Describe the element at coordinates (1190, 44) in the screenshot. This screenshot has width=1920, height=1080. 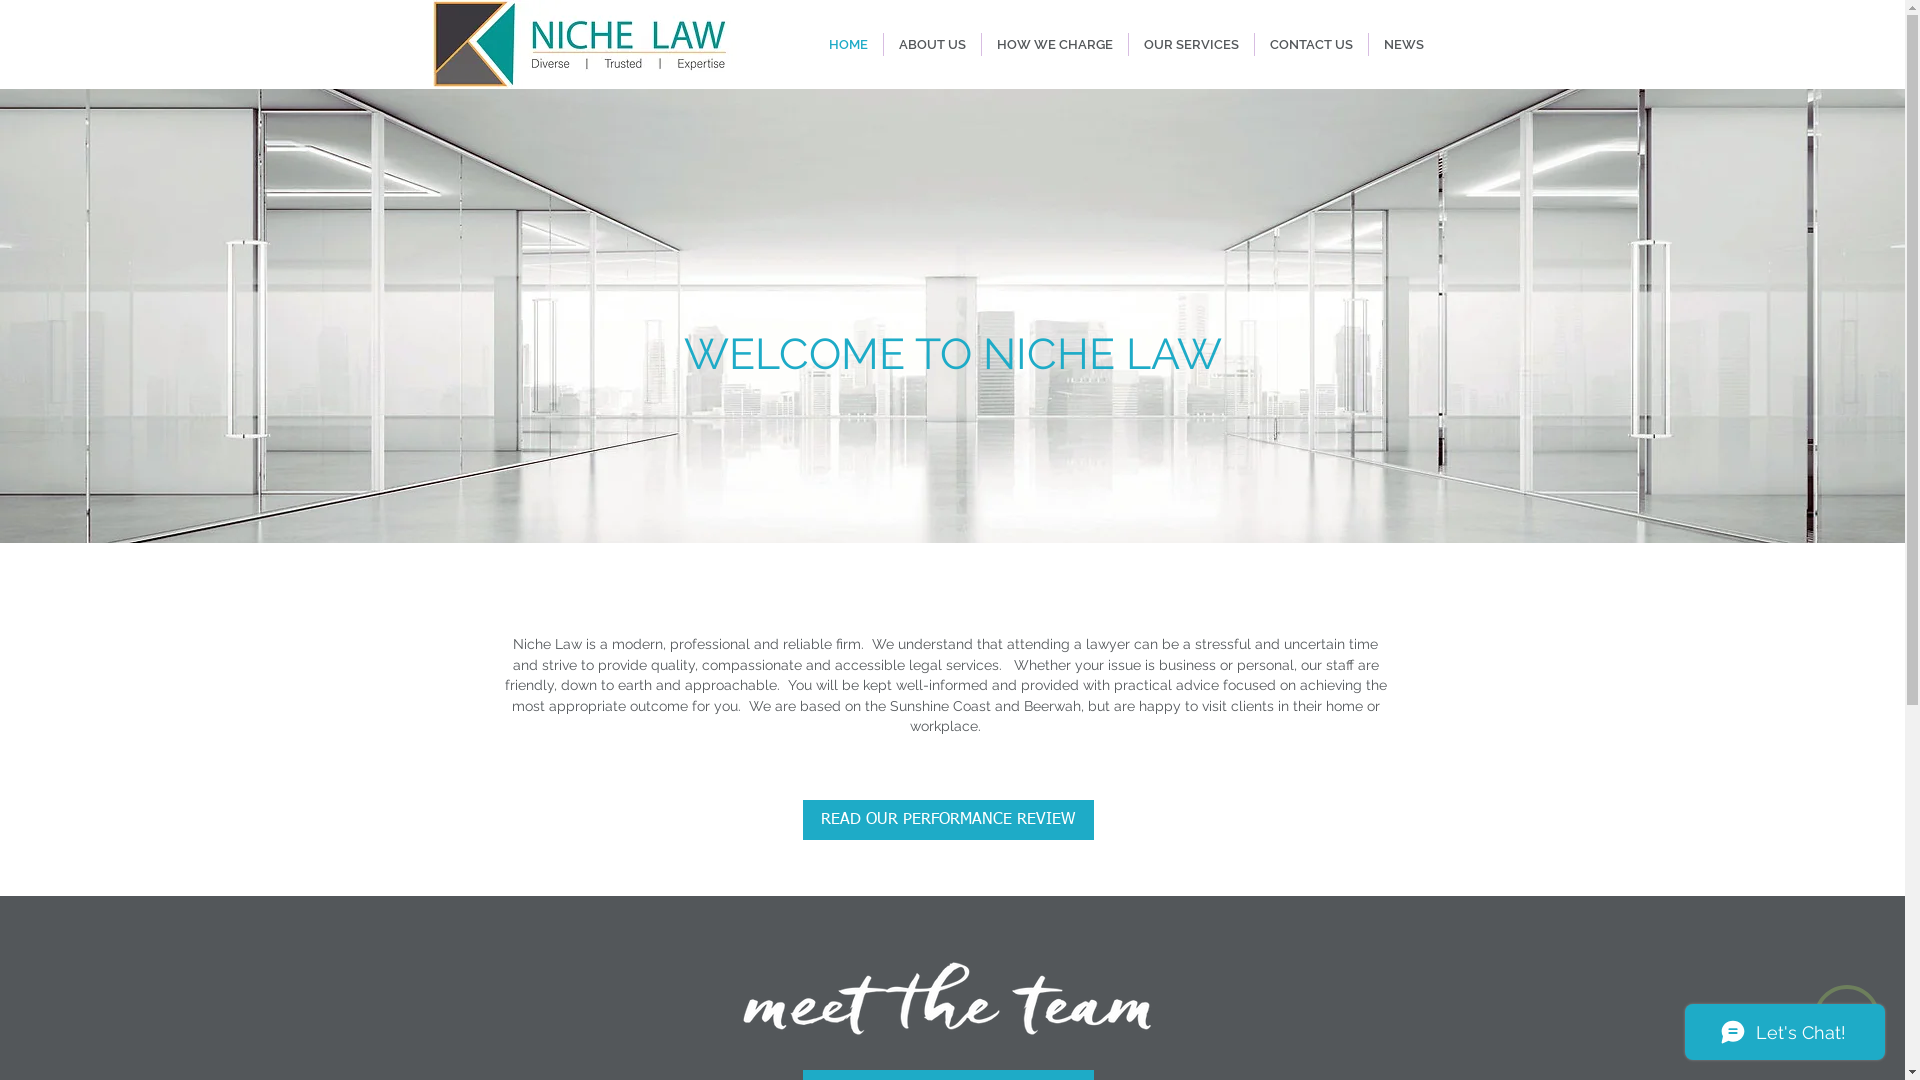
I see `'OUR SERVICES'` at that location.